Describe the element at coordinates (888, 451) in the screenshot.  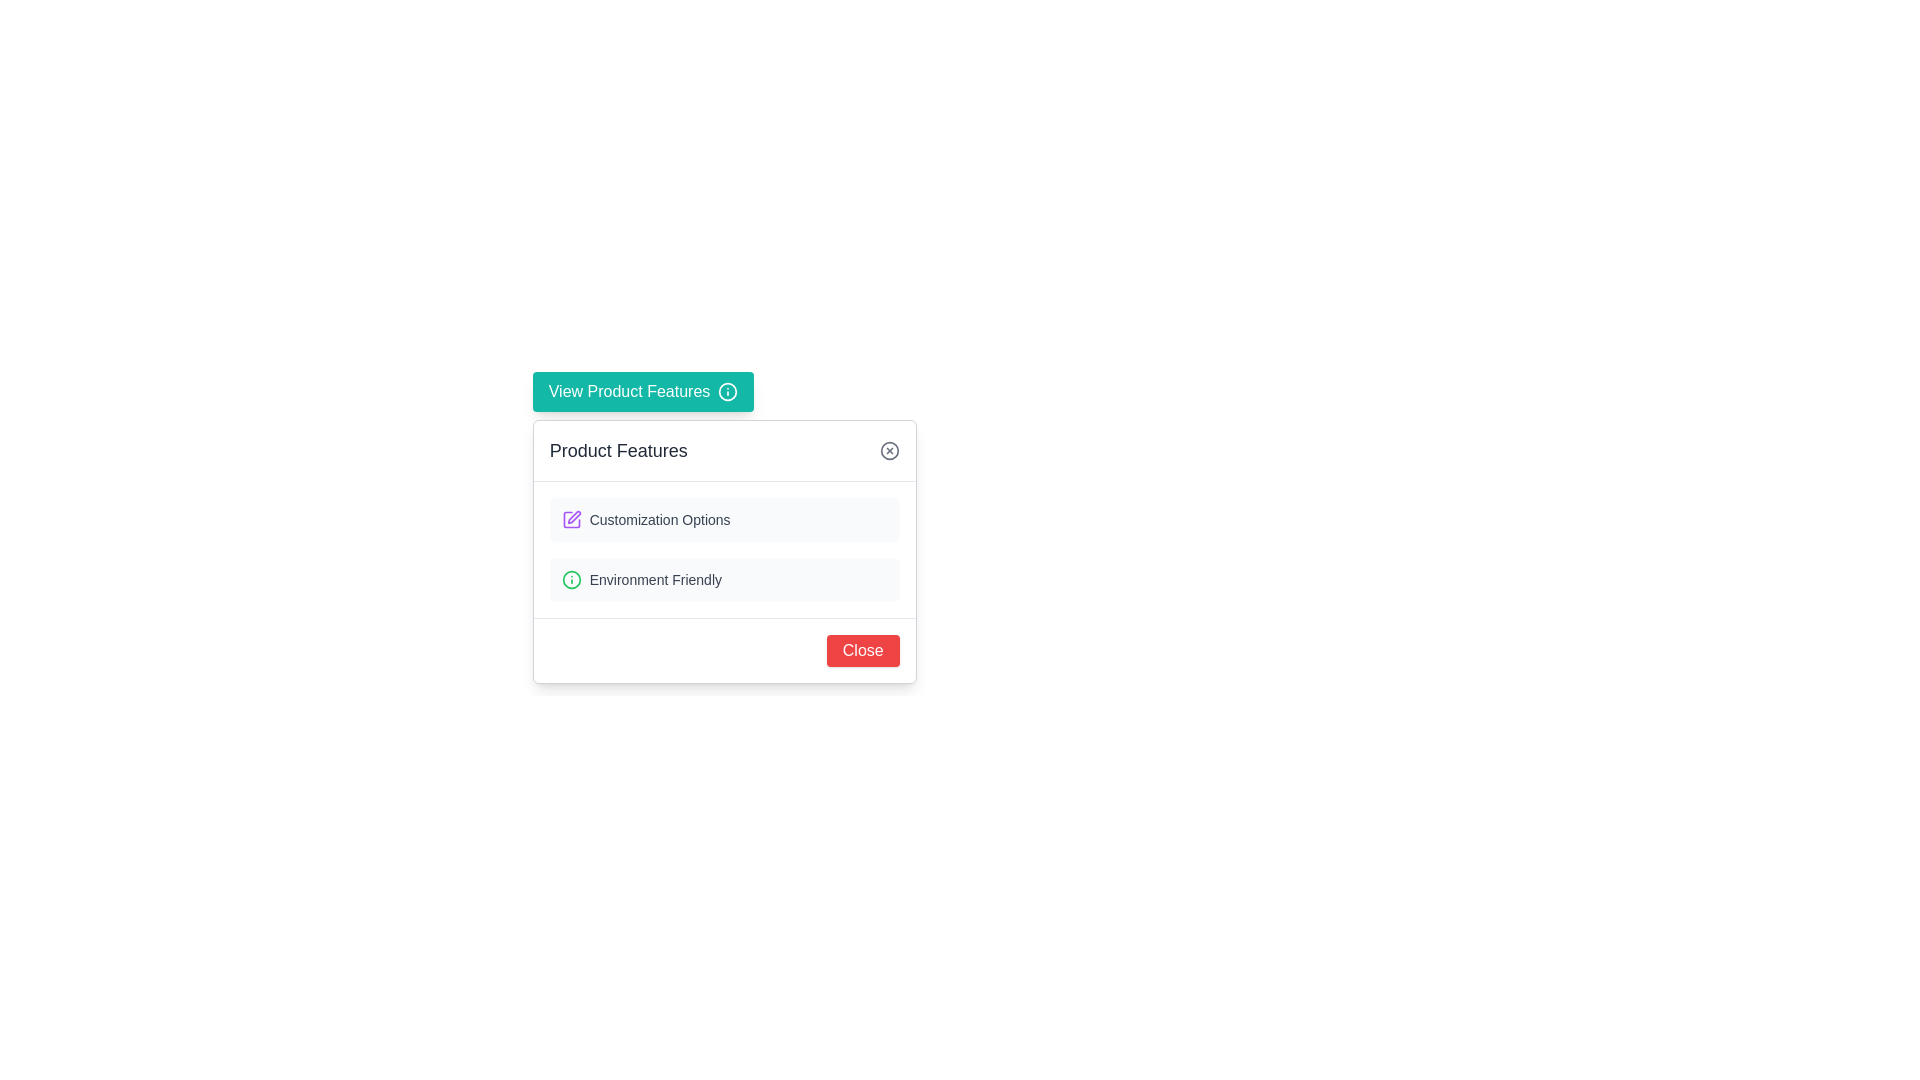
I see `the circular 'close' button located at the upper-right corner of the 'Product Features' section` at that location.